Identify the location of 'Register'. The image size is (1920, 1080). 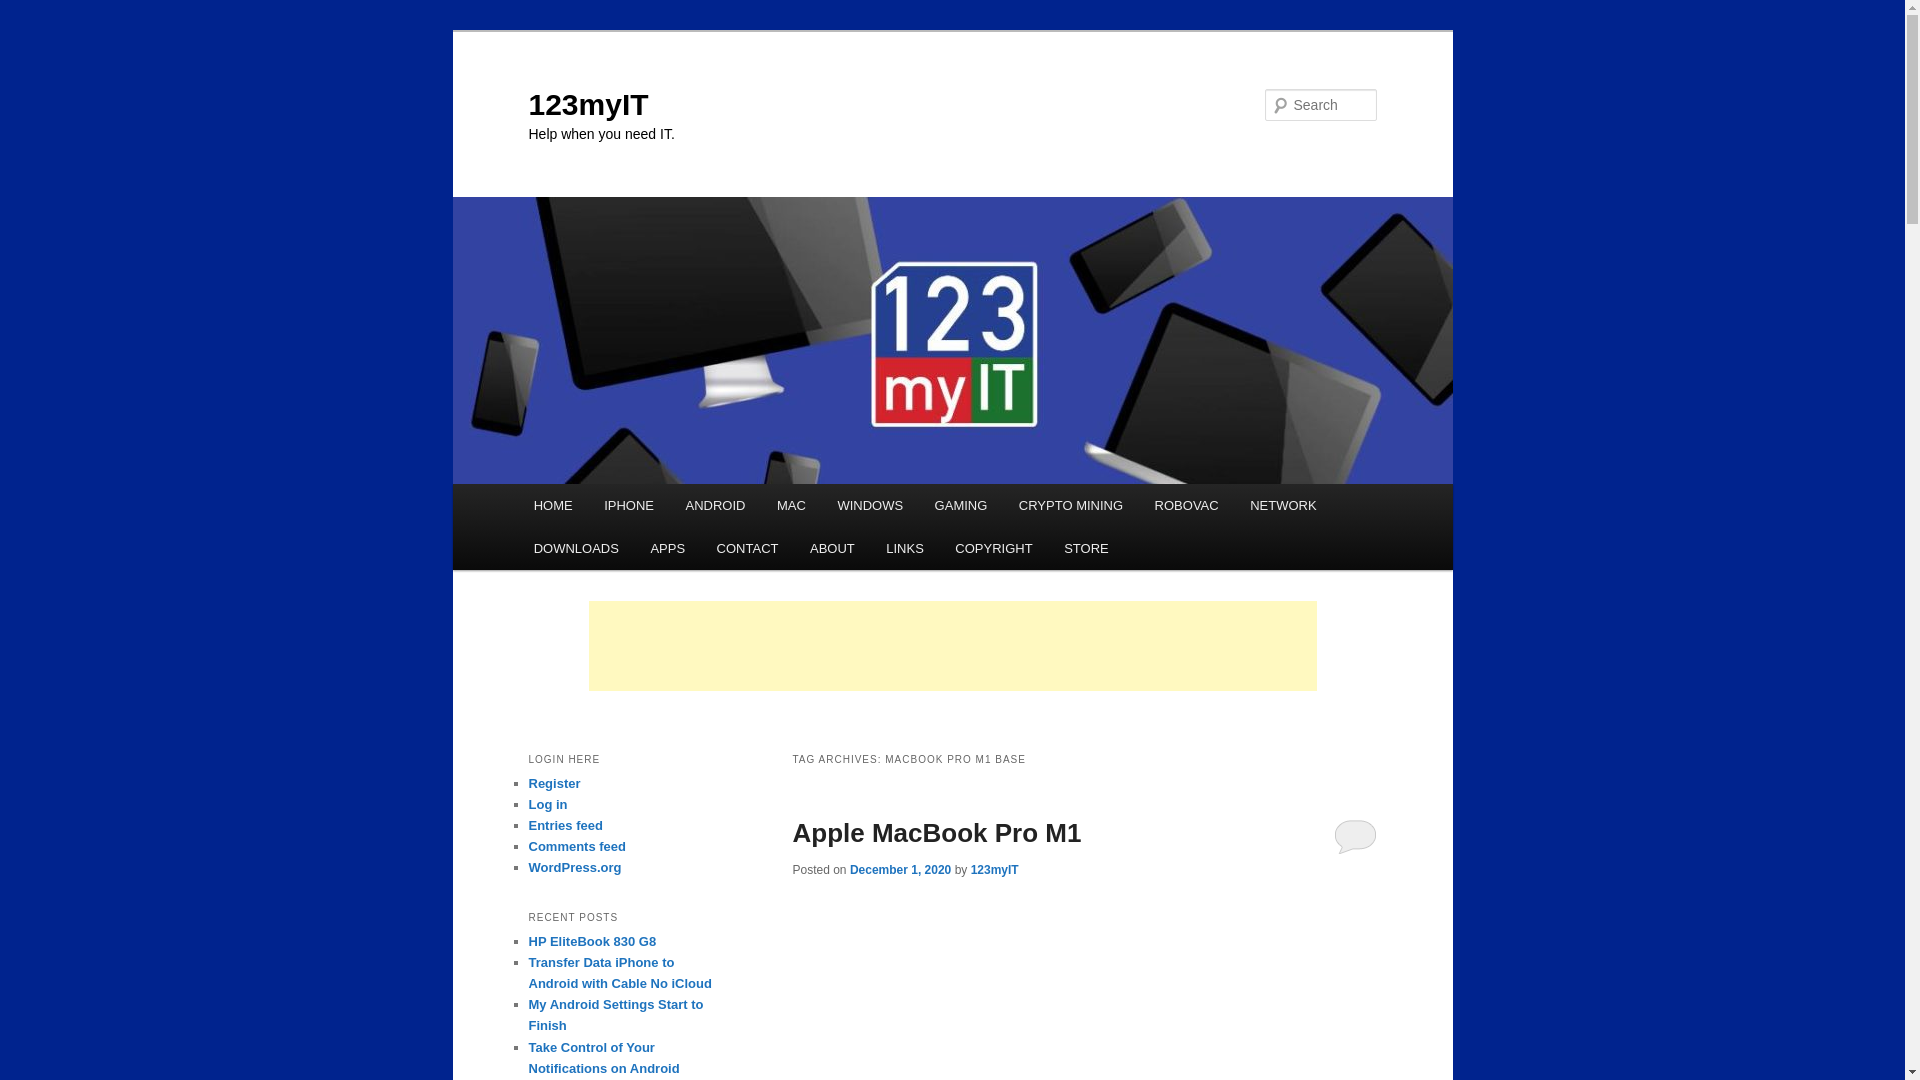
(553, 782).